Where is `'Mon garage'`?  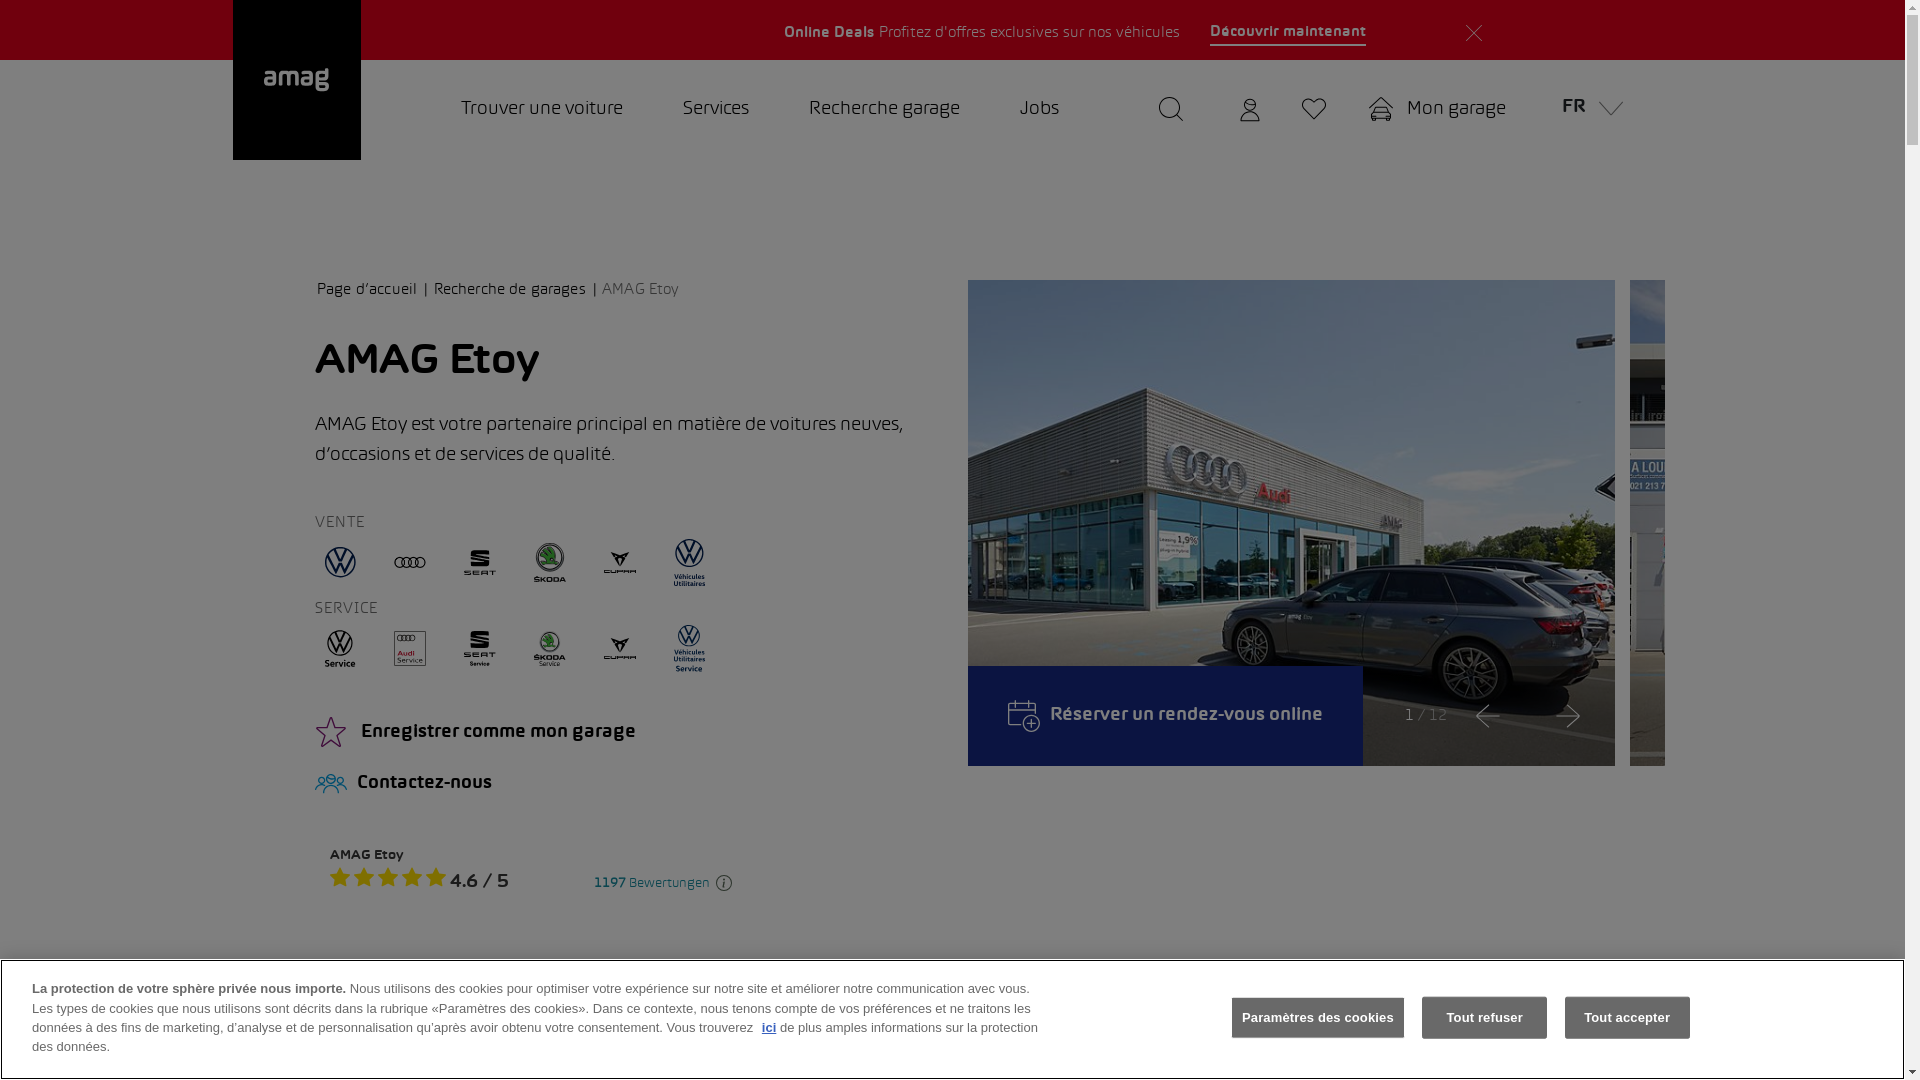 'Mon garage' is located at coordinates (1356, 110).